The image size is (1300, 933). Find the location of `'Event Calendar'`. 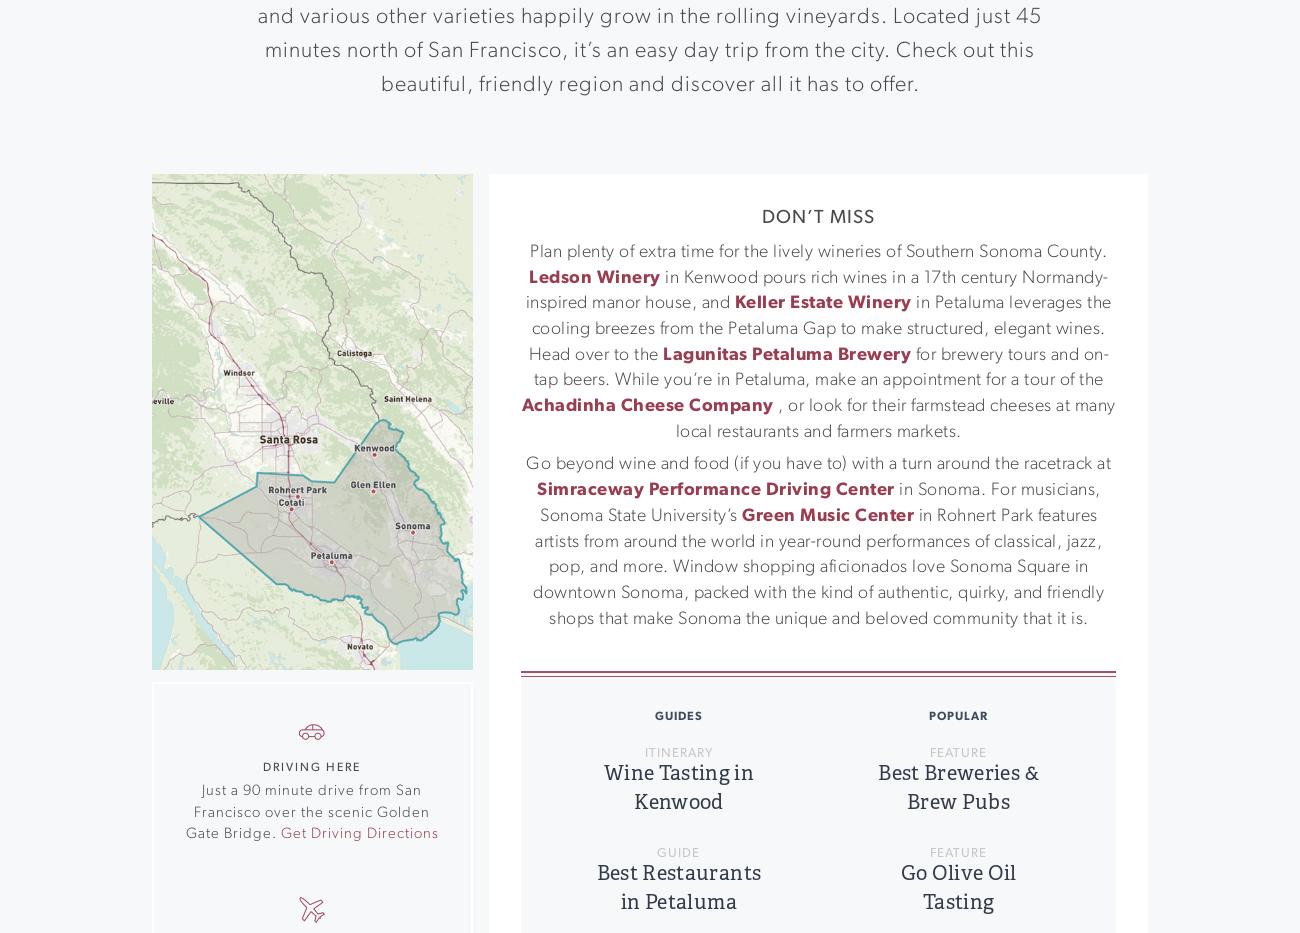

'Event Calendar' is located at coordinates (385, 864).